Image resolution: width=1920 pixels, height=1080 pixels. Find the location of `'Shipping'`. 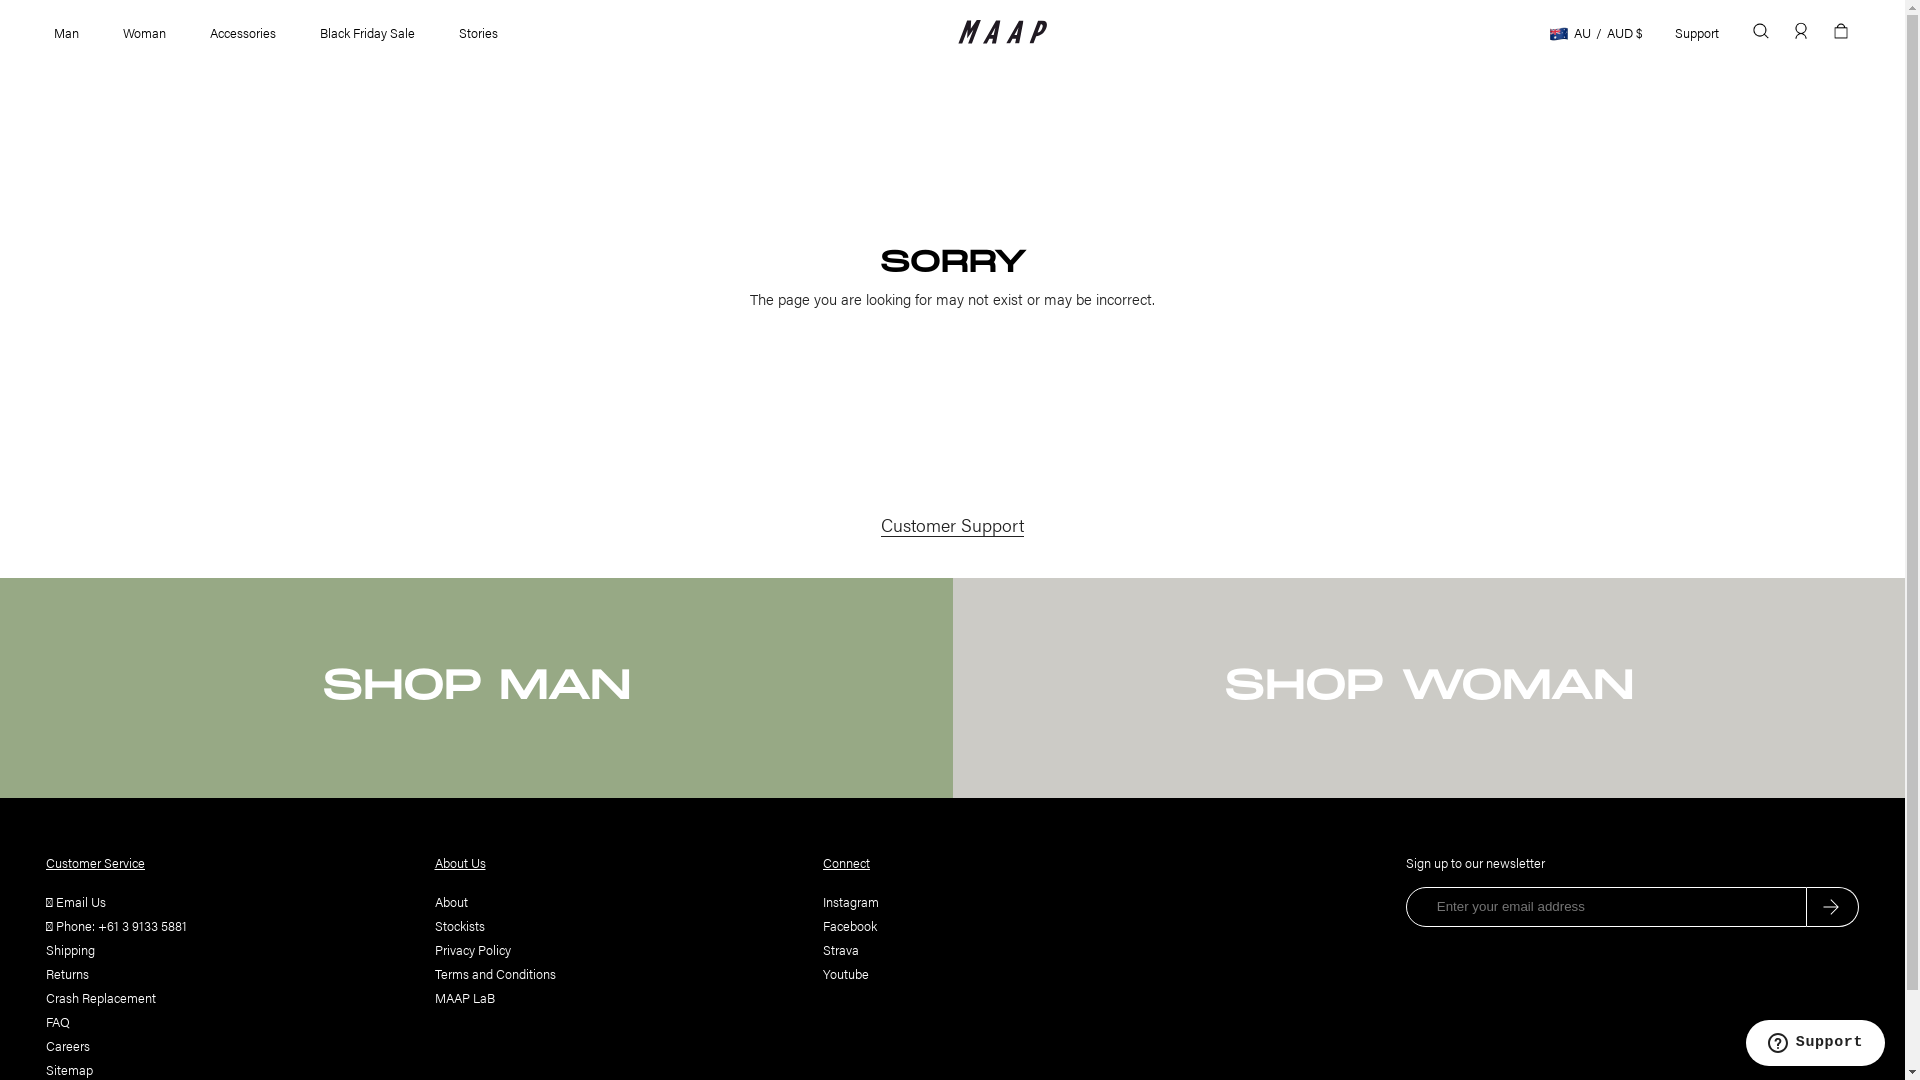

'Shipping' is located at coordinates (70, 948).